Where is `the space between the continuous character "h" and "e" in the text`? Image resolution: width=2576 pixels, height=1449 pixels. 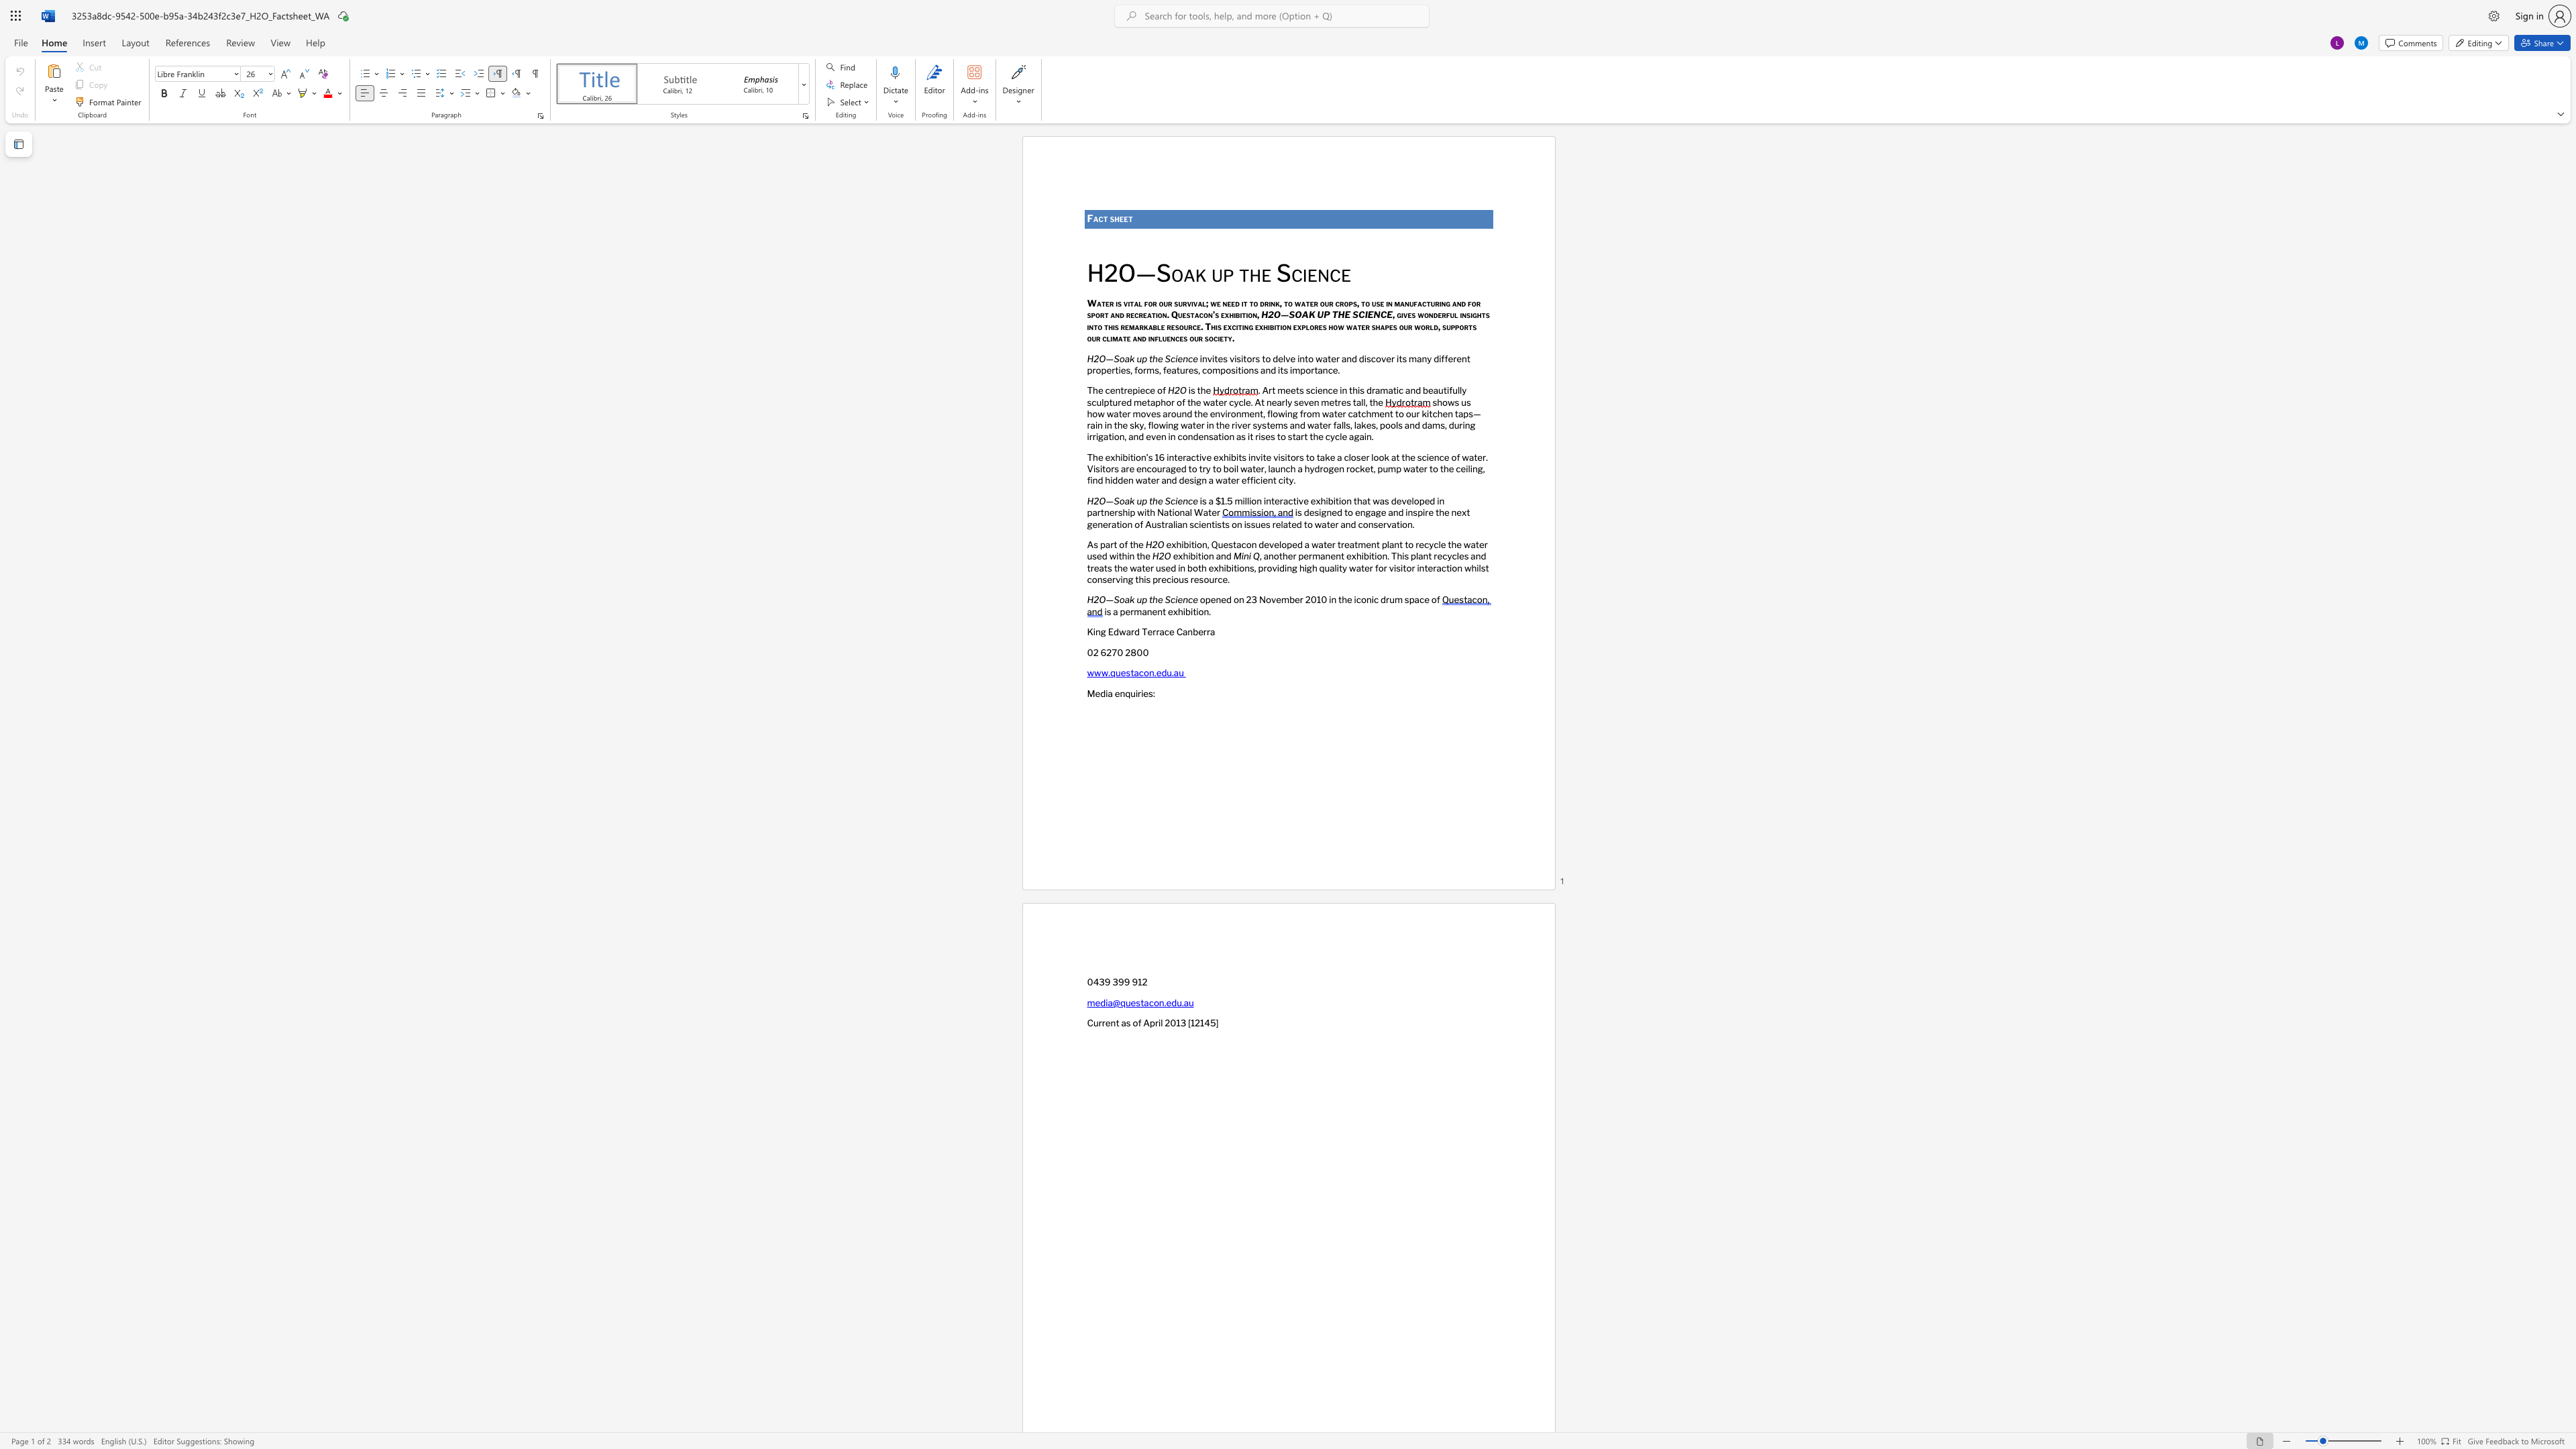 the space between the continuous character "h" and "e" in the text is located at coordinates (1157, 358).